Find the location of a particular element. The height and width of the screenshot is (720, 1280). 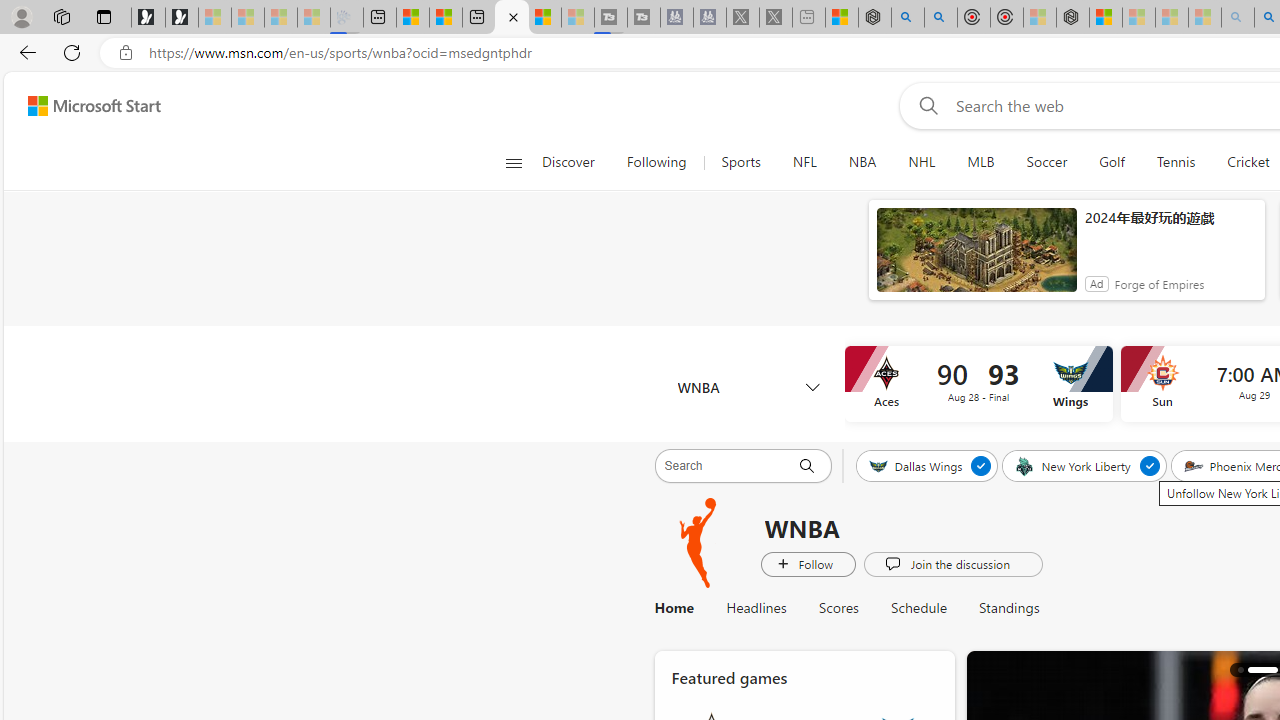

'Scores' is located at coordinates (839, 607).